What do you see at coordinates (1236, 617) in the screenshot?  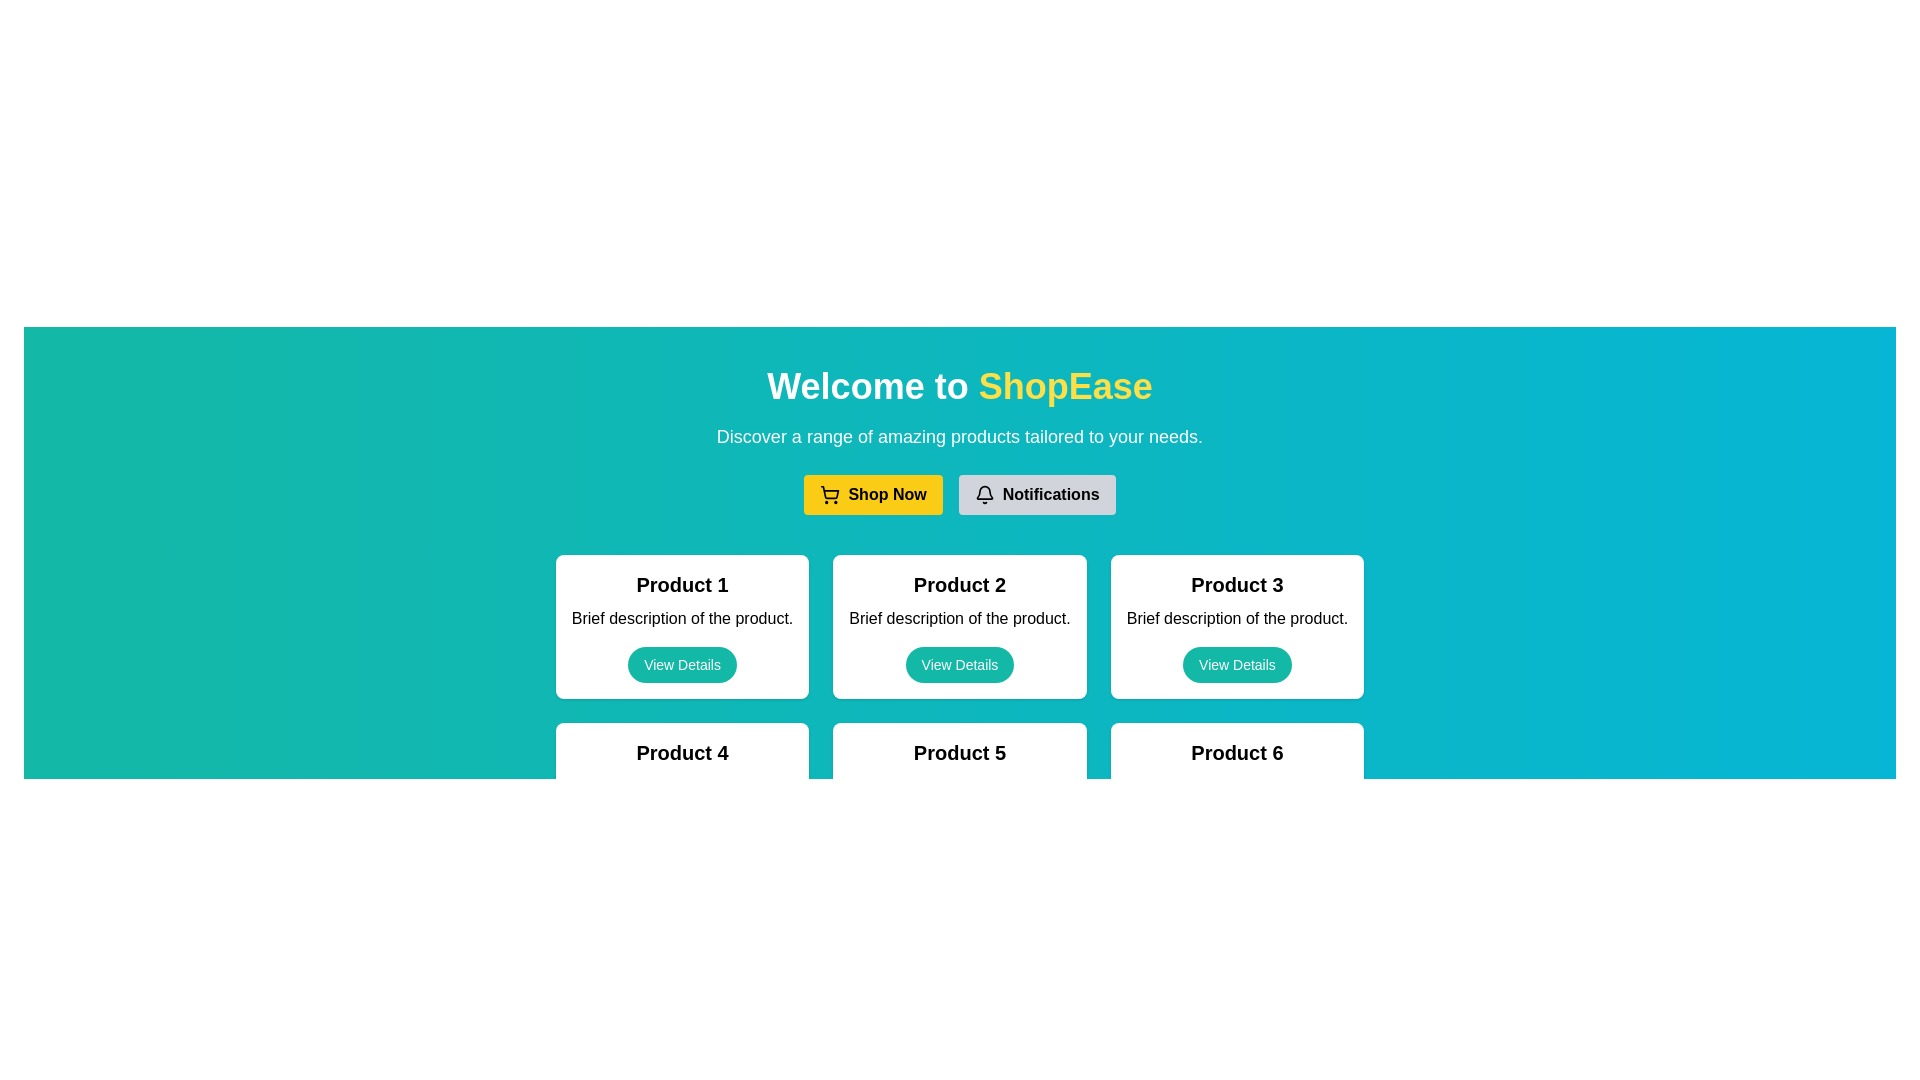 I see `the text display showing 'Brief description of the product.' located in the Product 3 card, positioned below the title and above the 'View Details' button` at bounding box center [1236, 617].